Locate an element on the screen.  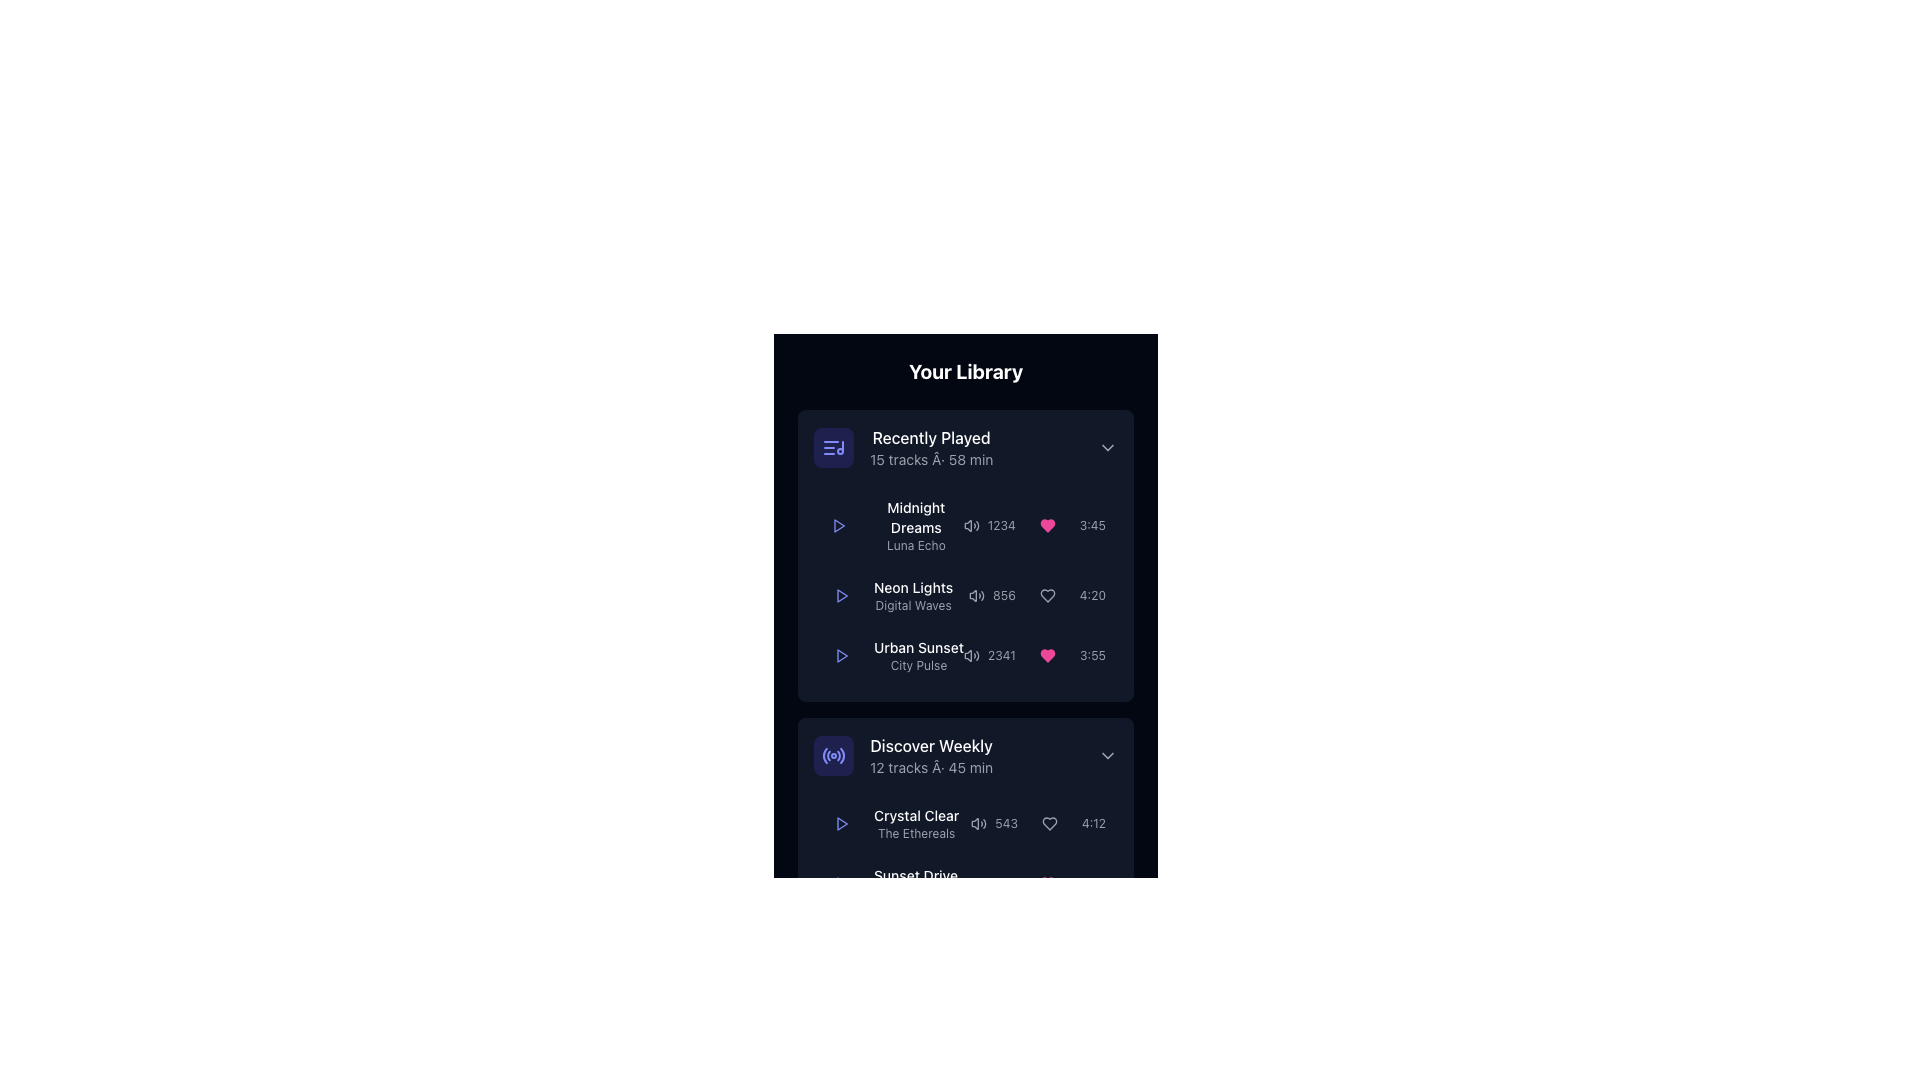
the text display element labeled 'Urban Sunset' and 'City Pulse' is located at coordinates (917, 655).